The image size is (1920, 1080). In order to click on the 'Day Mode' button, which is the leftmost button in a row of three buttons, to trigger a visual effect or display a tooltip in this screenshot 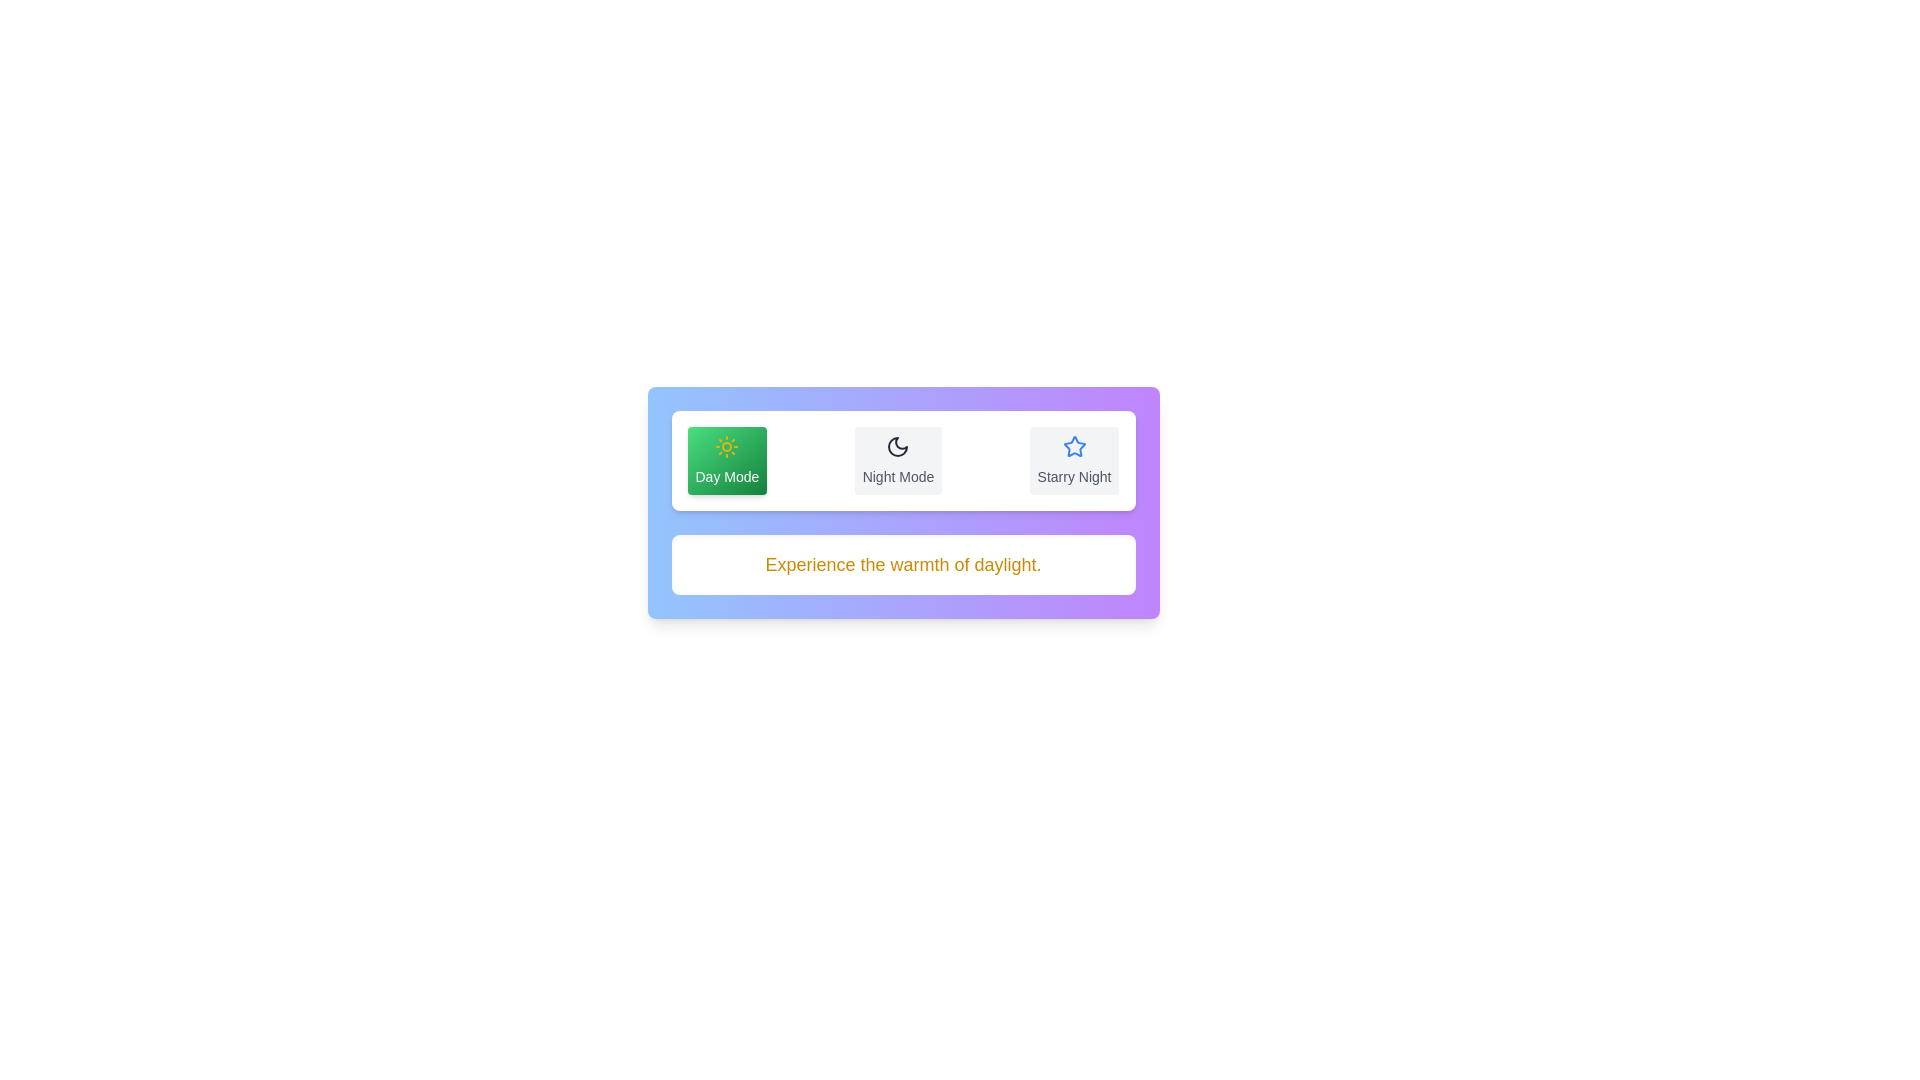, I will do `click(902, 461)`.